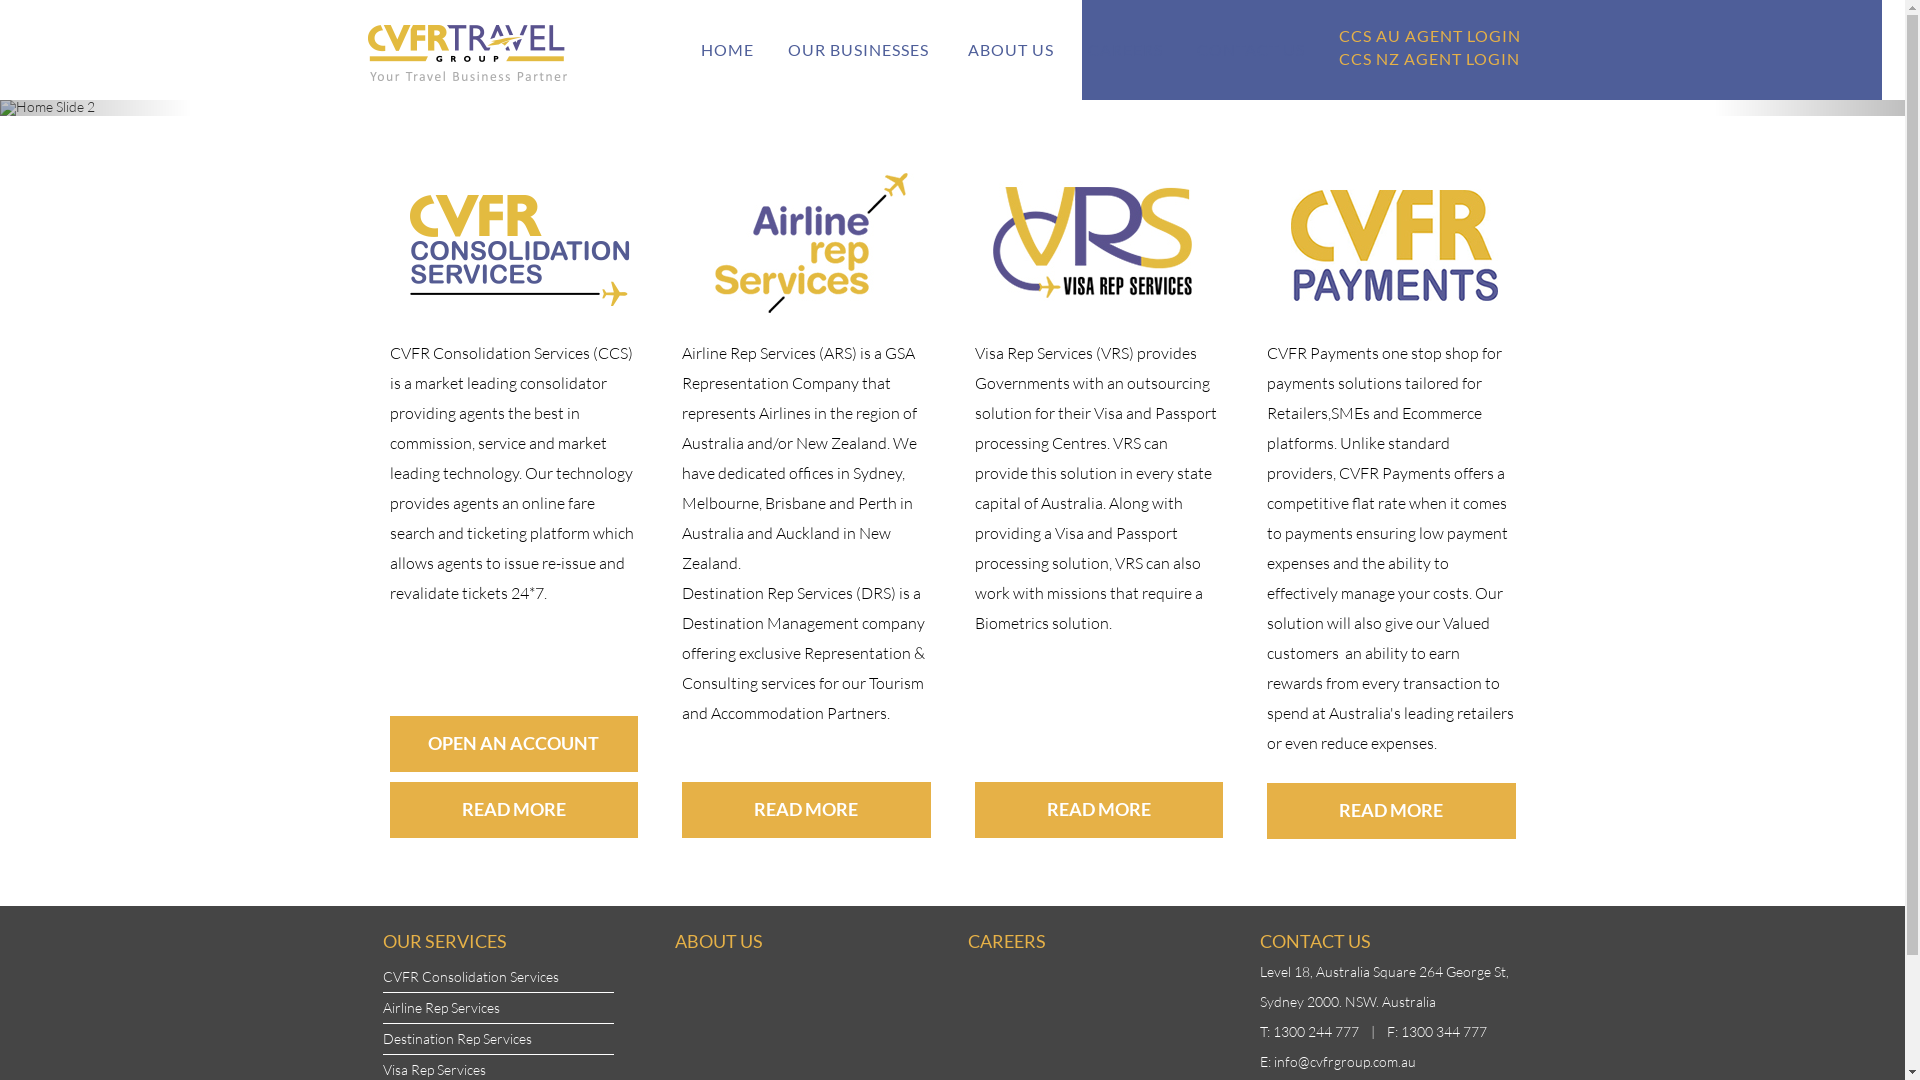 The width and height of the screenshot is (1920, 1080). I want to click on 'CAREERS', so click(1007, 941).